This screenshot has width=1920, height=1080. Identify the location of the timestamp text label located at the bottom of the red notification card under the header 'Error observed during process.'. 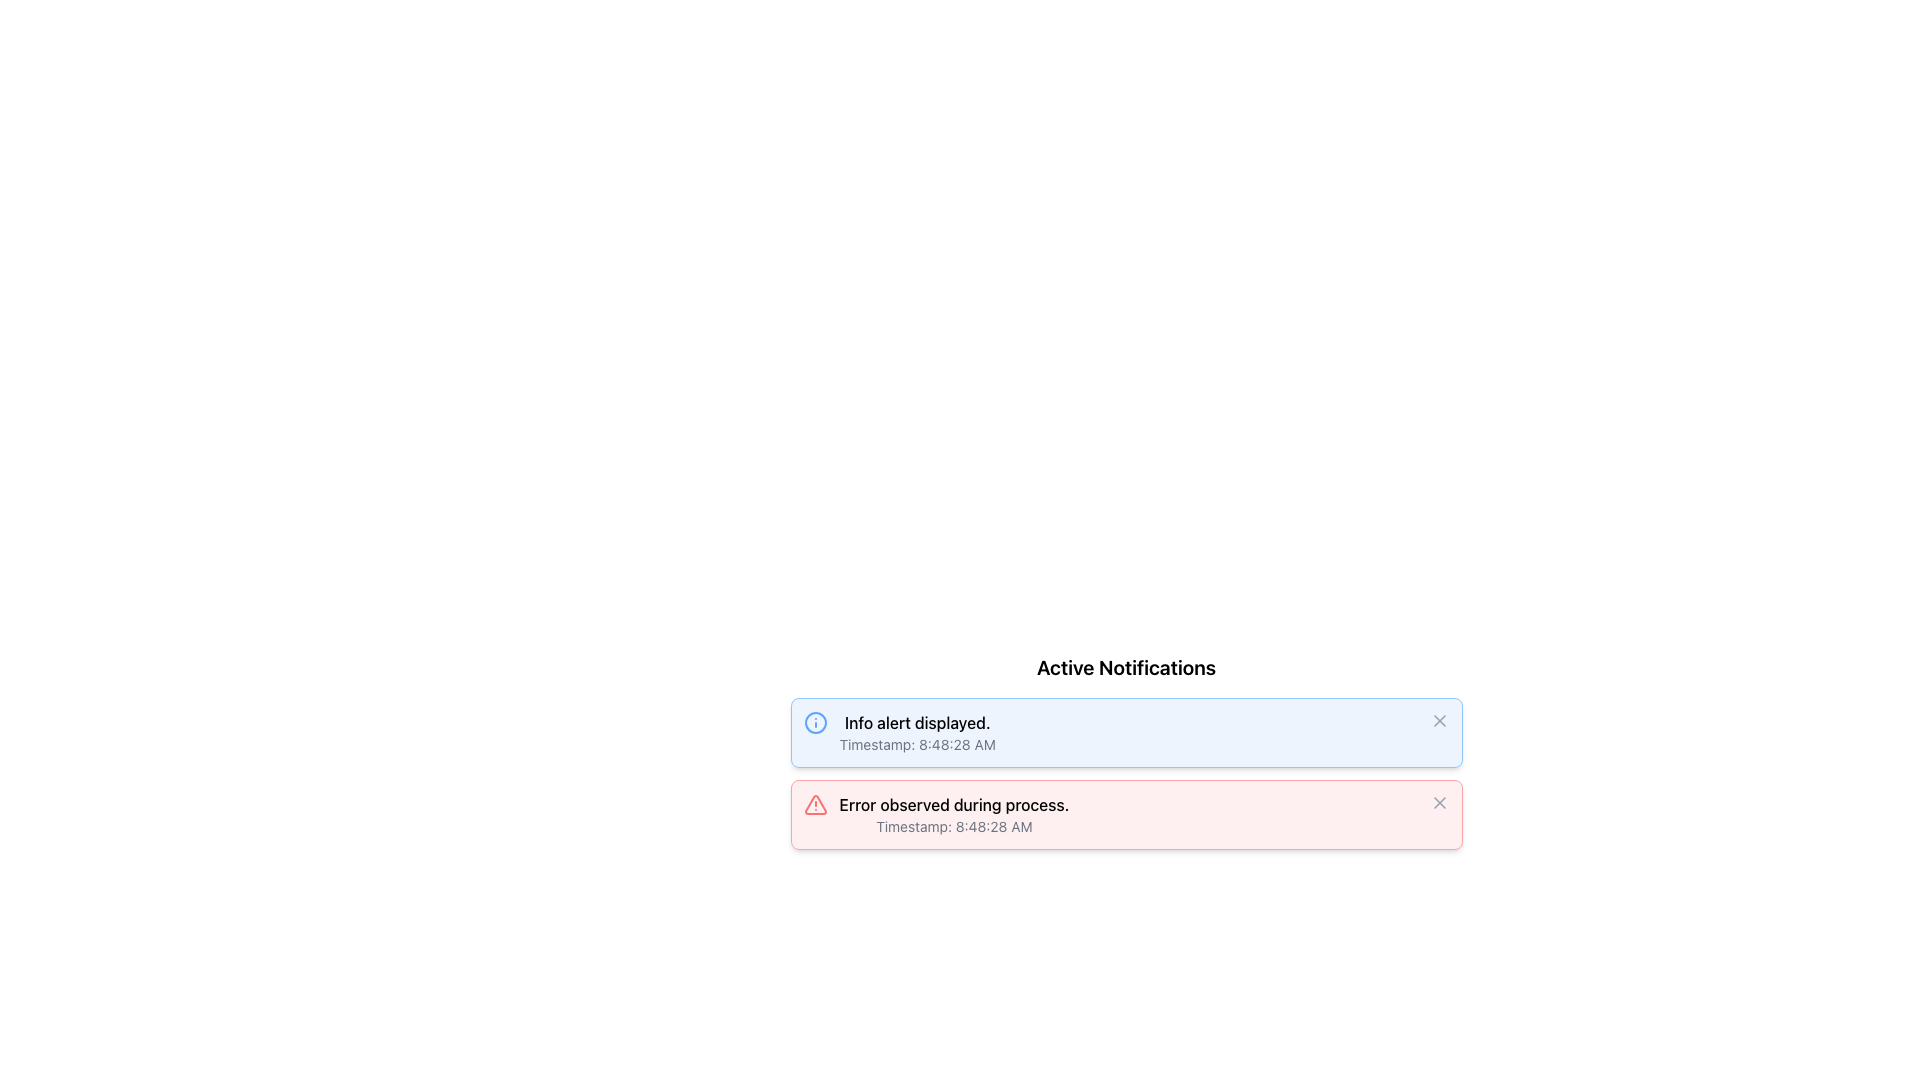
(953, 826).